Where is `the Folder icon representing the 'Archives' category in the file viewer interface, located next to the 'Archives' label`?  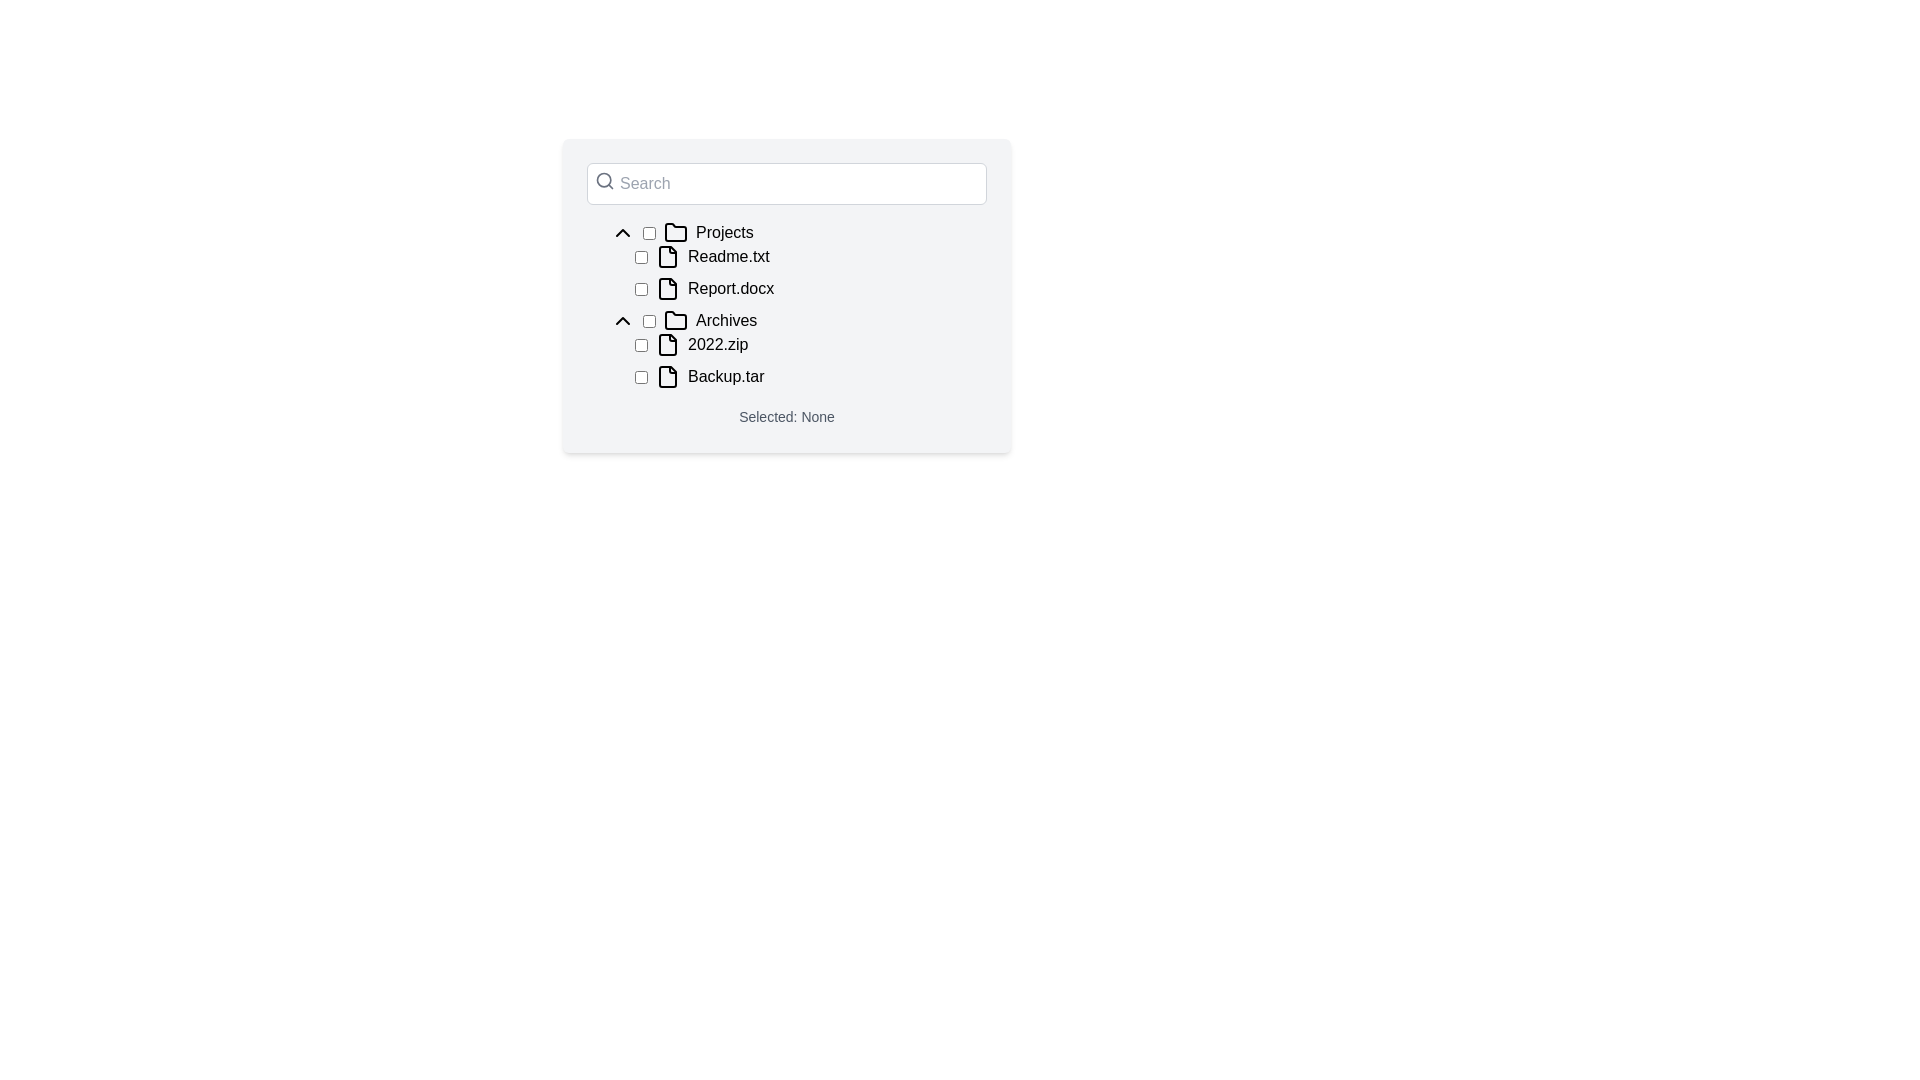 the Folder icon representing the 'Archives' category in the file viewer interface, located next to the 'Archives' label is located at coordinates (676, 319).